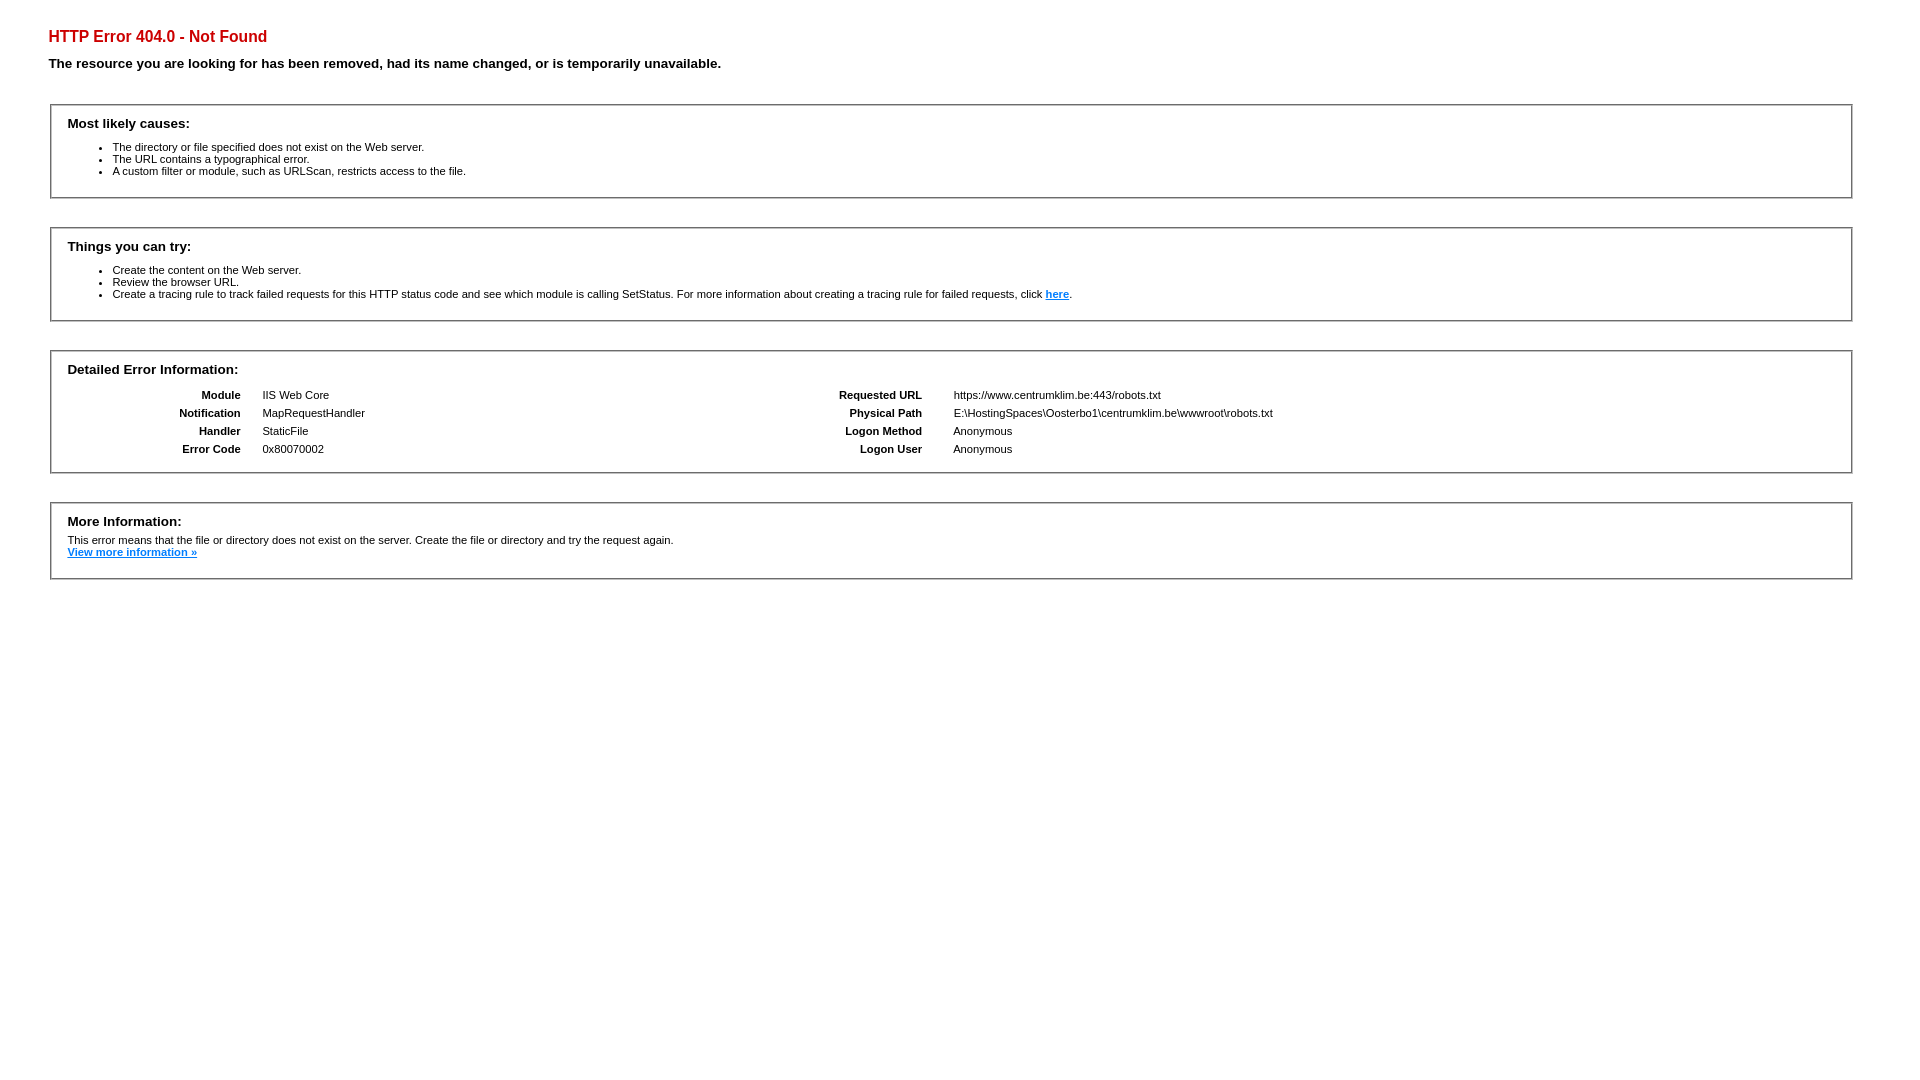  Describe the element at coordinates (1045, 293) in the screenshot. I see `'here'` at that location.